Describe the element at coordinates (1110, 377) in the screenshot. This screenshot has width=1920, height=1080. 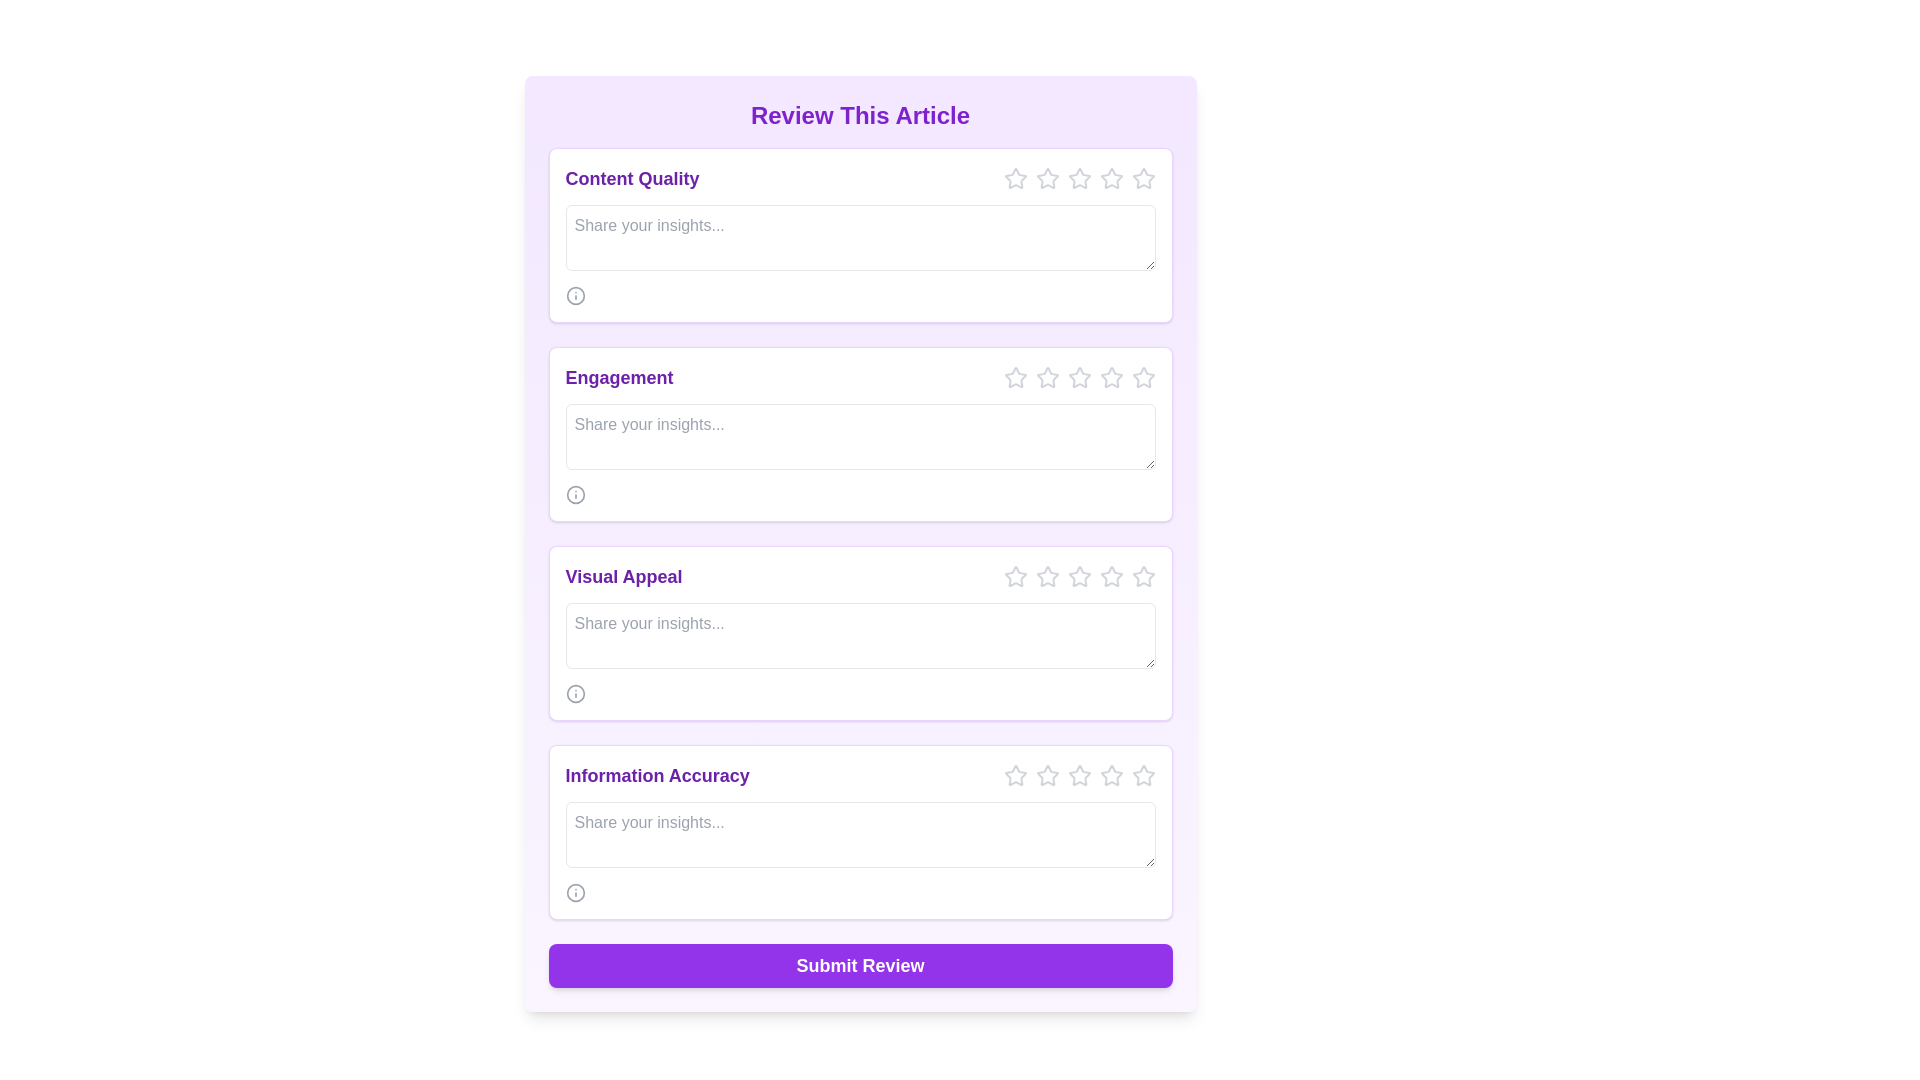
I see `the fourth rating star icon in the 'Engagement' section` at that location.